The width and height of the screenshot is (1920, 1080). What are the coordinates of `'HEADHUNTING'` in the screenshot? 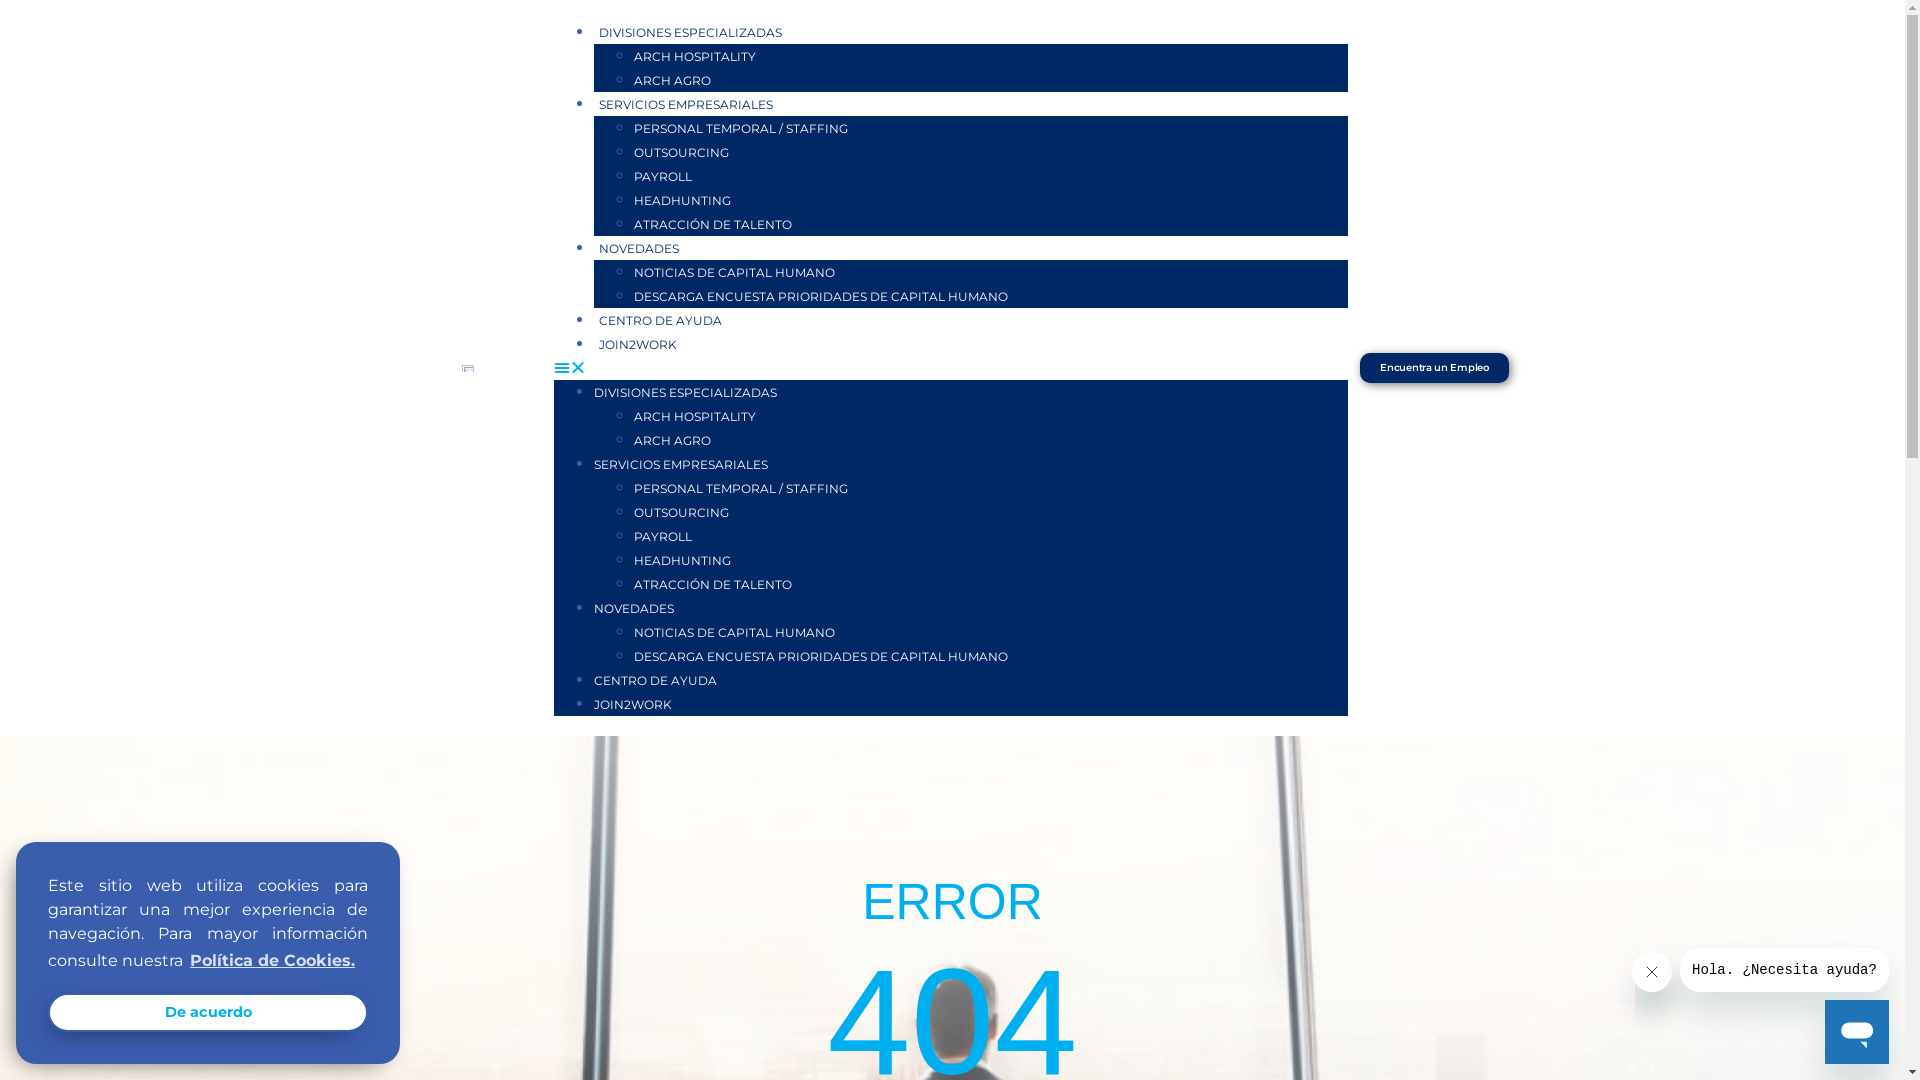 It's located at (632, 560).